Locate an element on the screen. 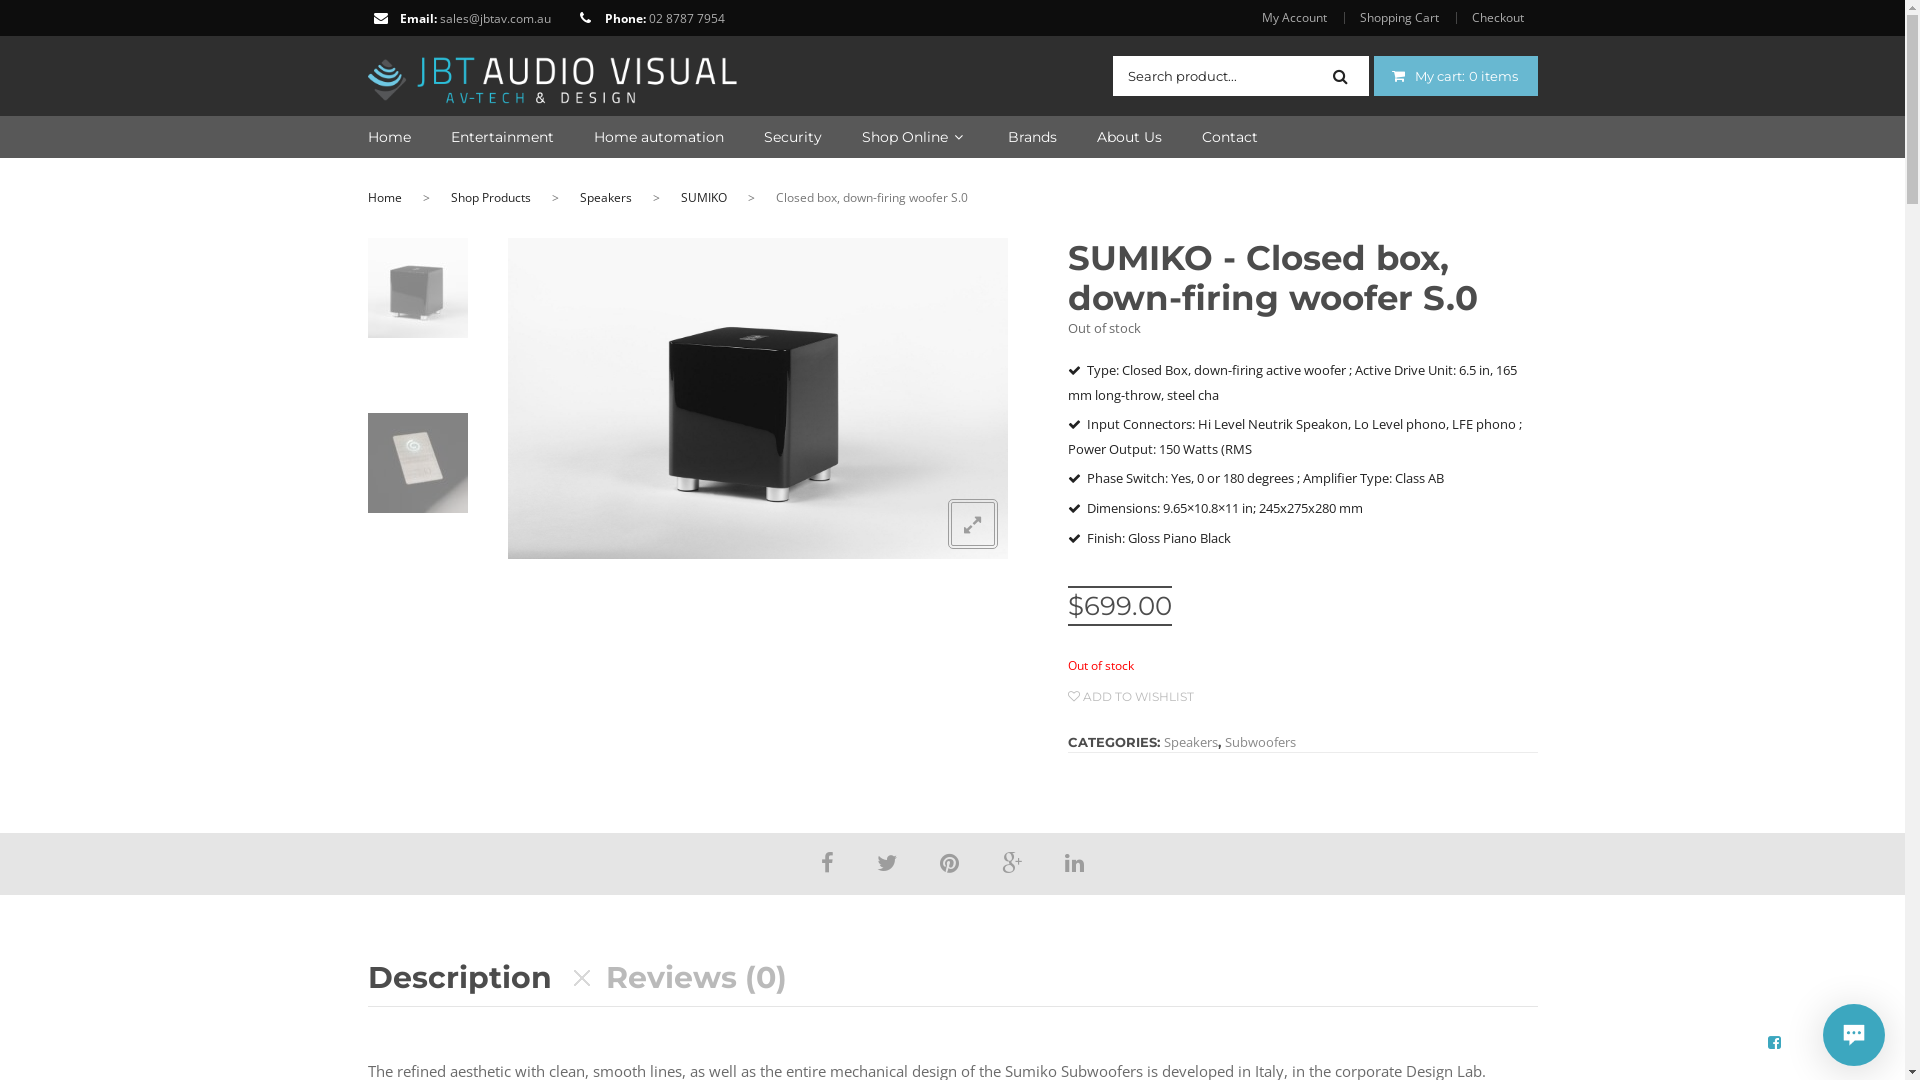  'My Account' is located at coordinates (1301, 18).